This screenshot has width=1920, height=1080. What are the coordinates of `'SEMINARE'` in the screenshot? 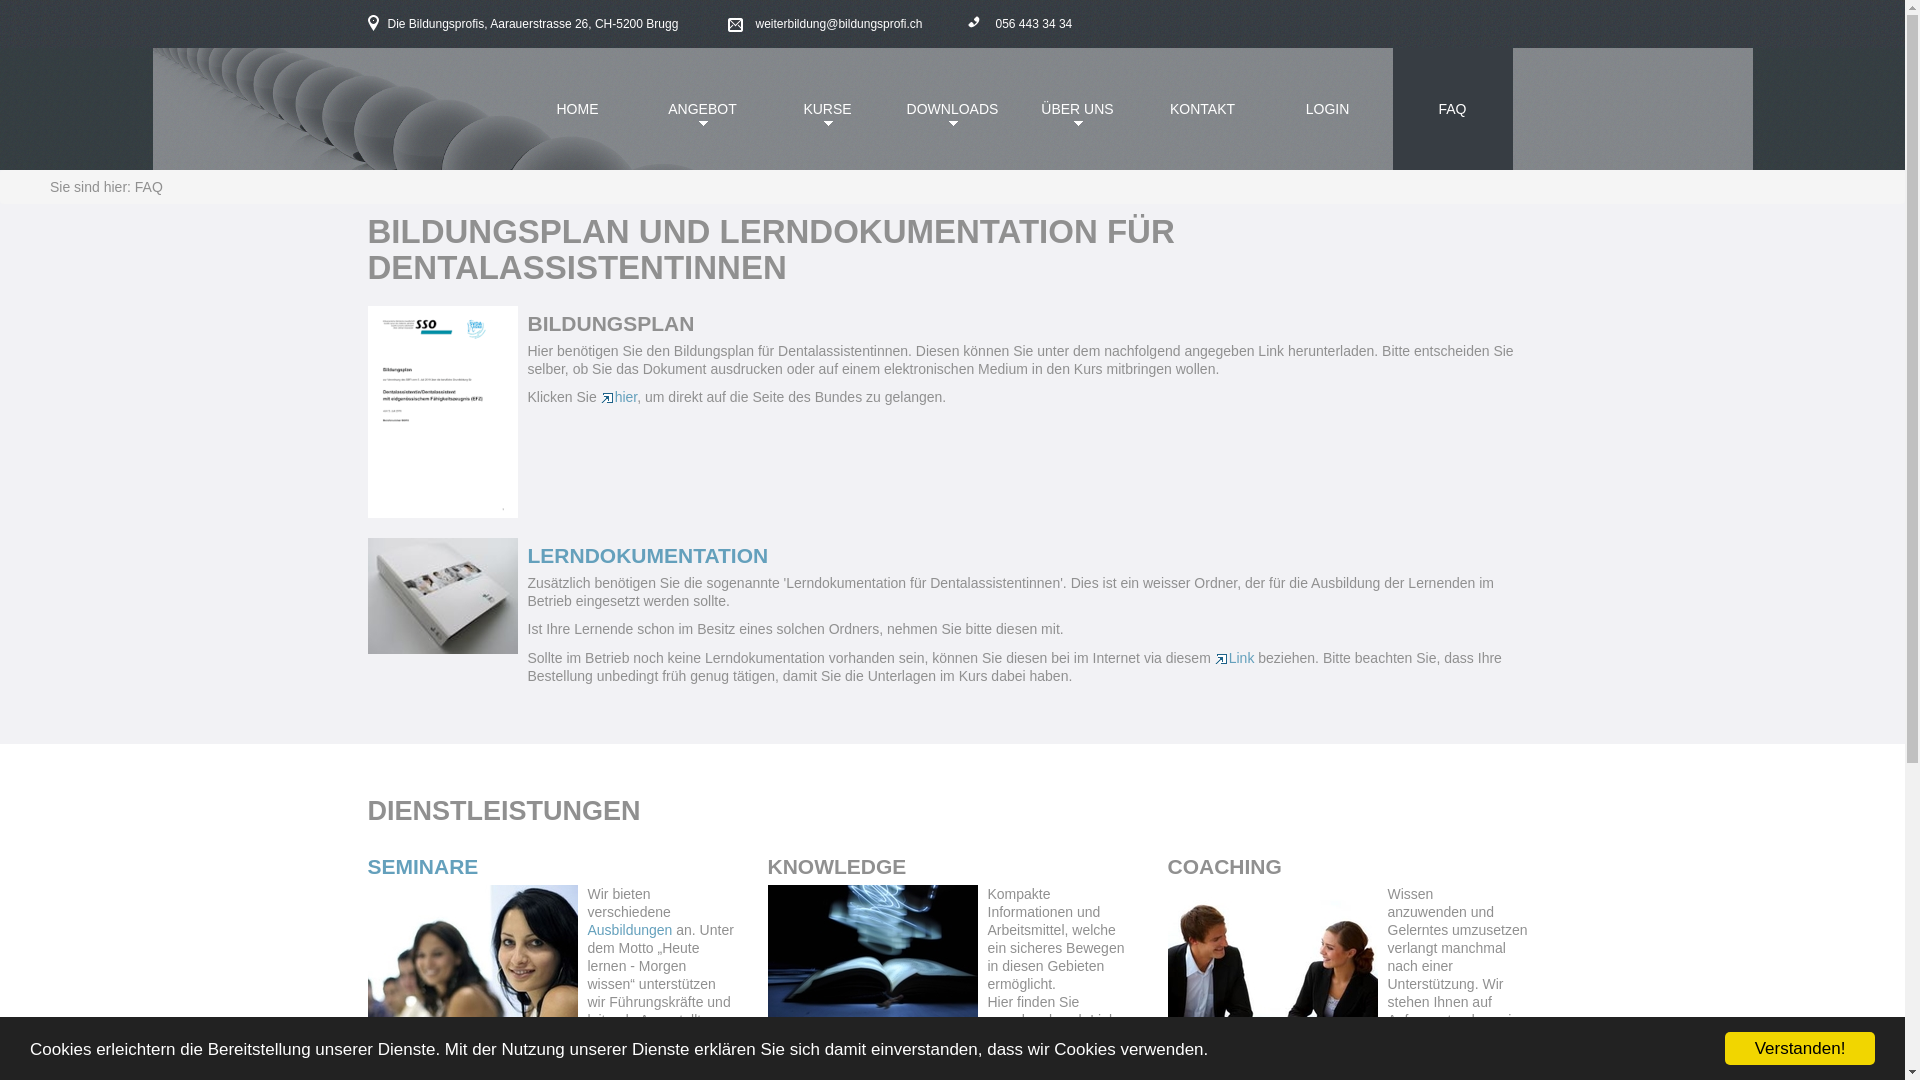 It's located at (368, 865).